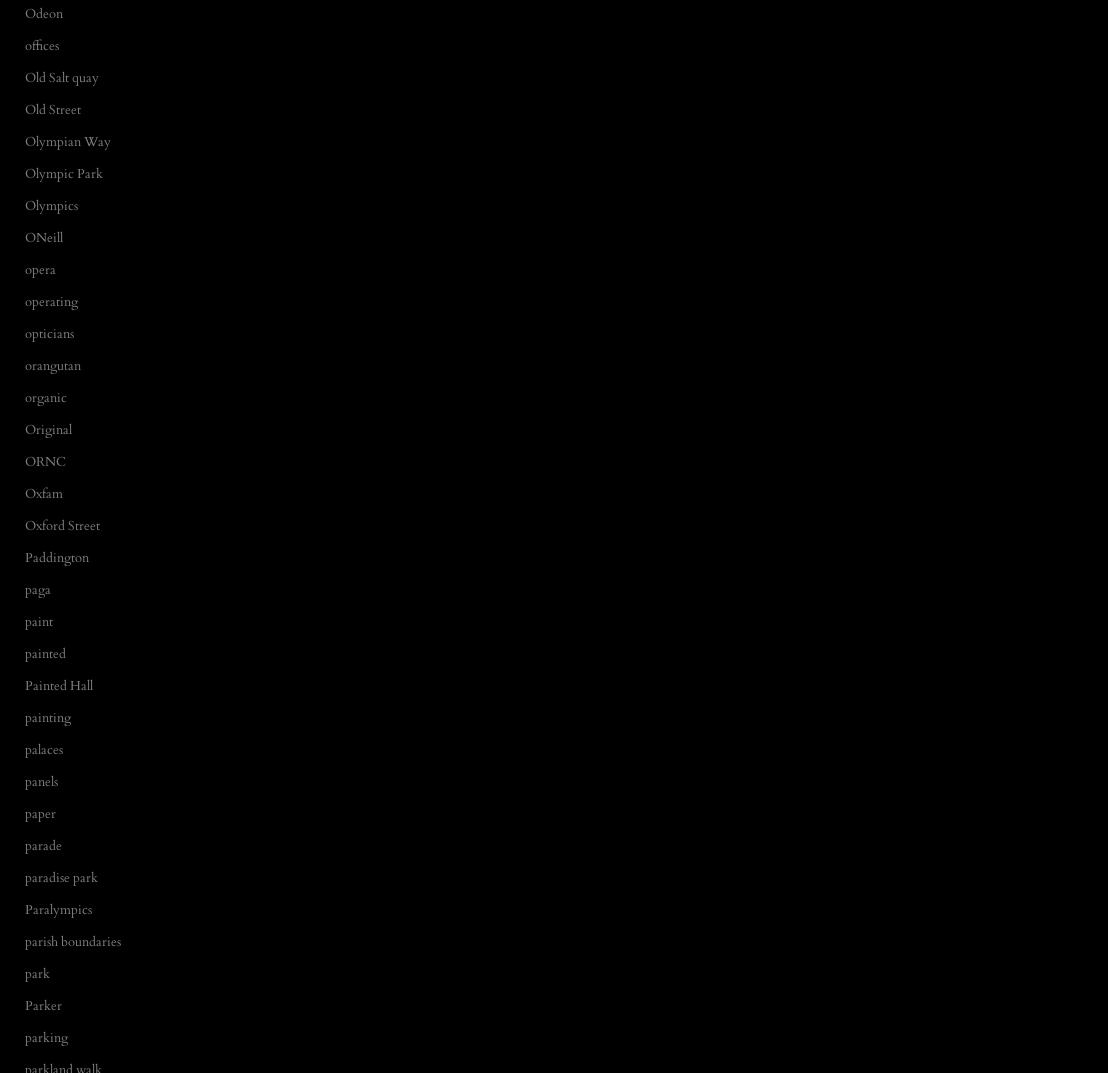  Describe the element at coordinates (46, 715) in the screenshot. I see `'painting'` at that location.